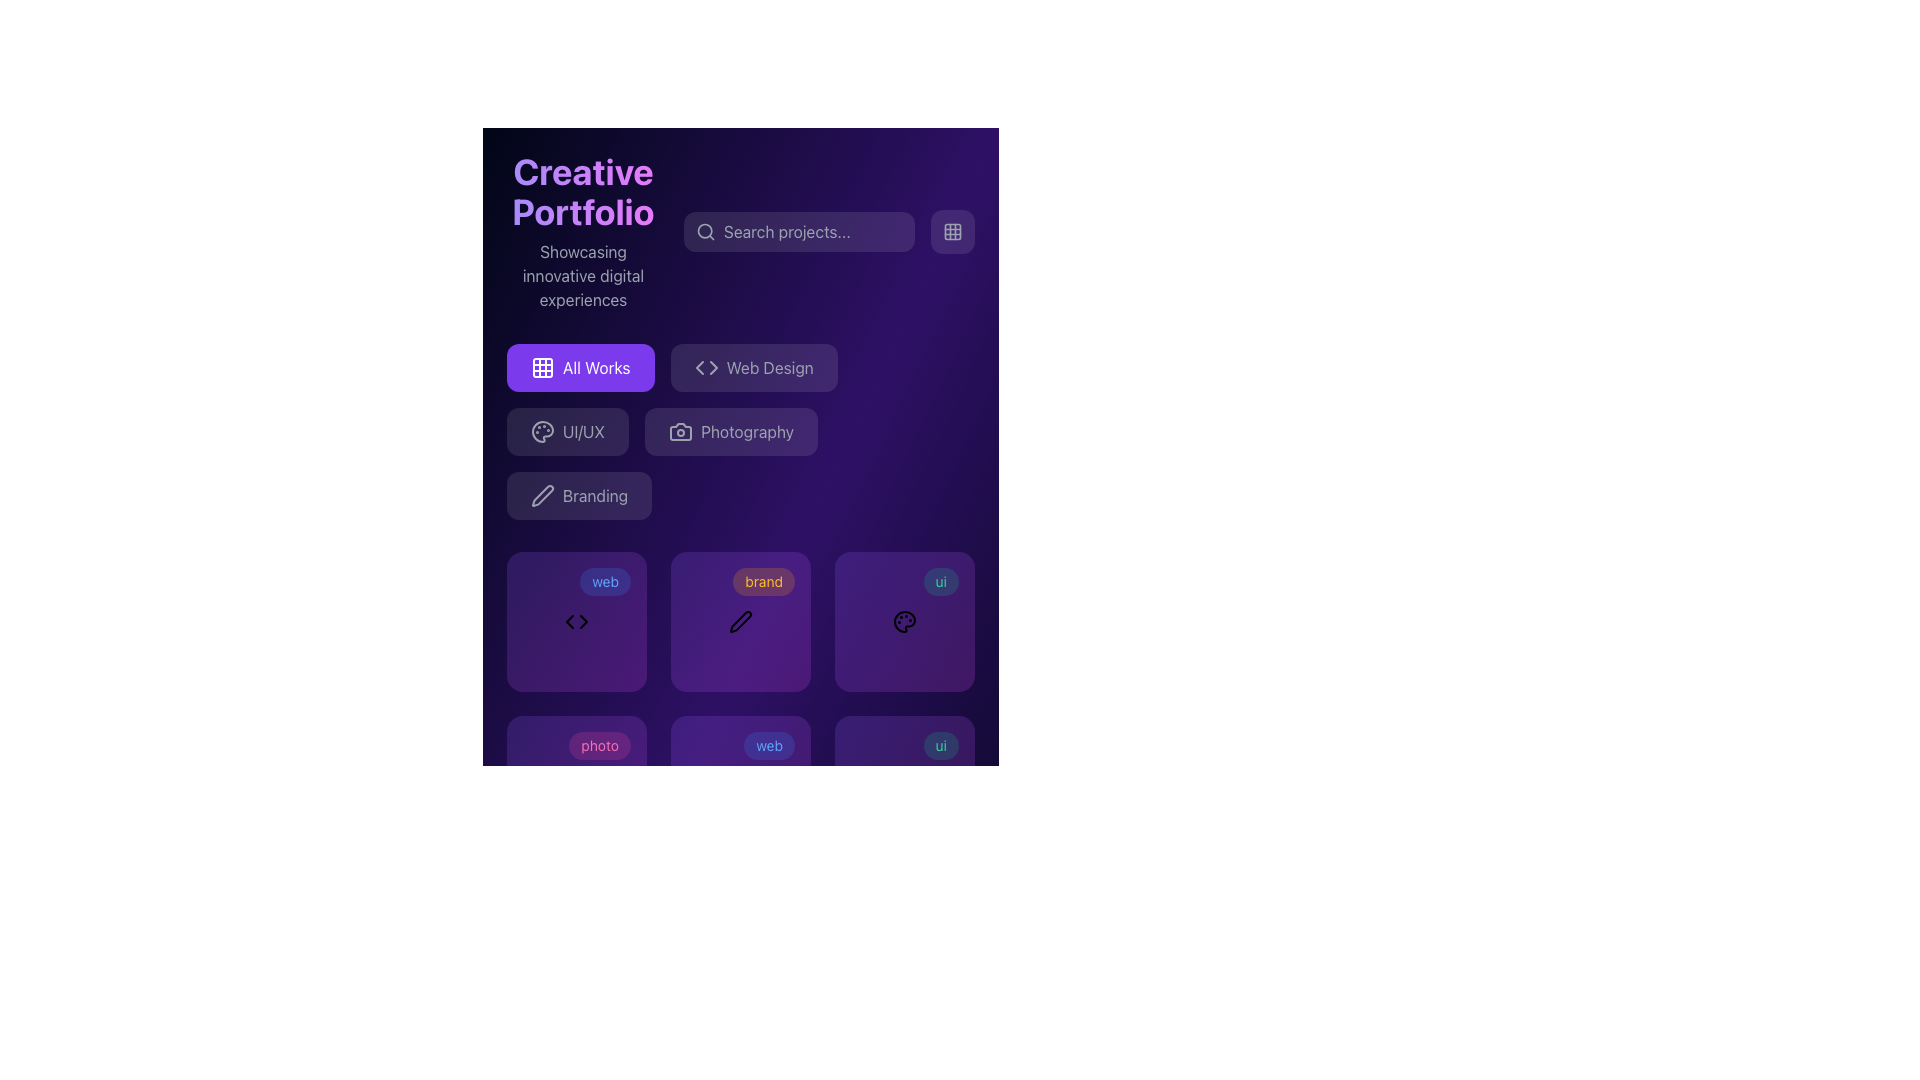 Image resolution: width=1920 pixels, height=1080 pixels. What do you see at coordinates (542, 367) in the screenshot?
I see `the grid layout icon within the 'All Works' section` at bounding box center [542, 367].